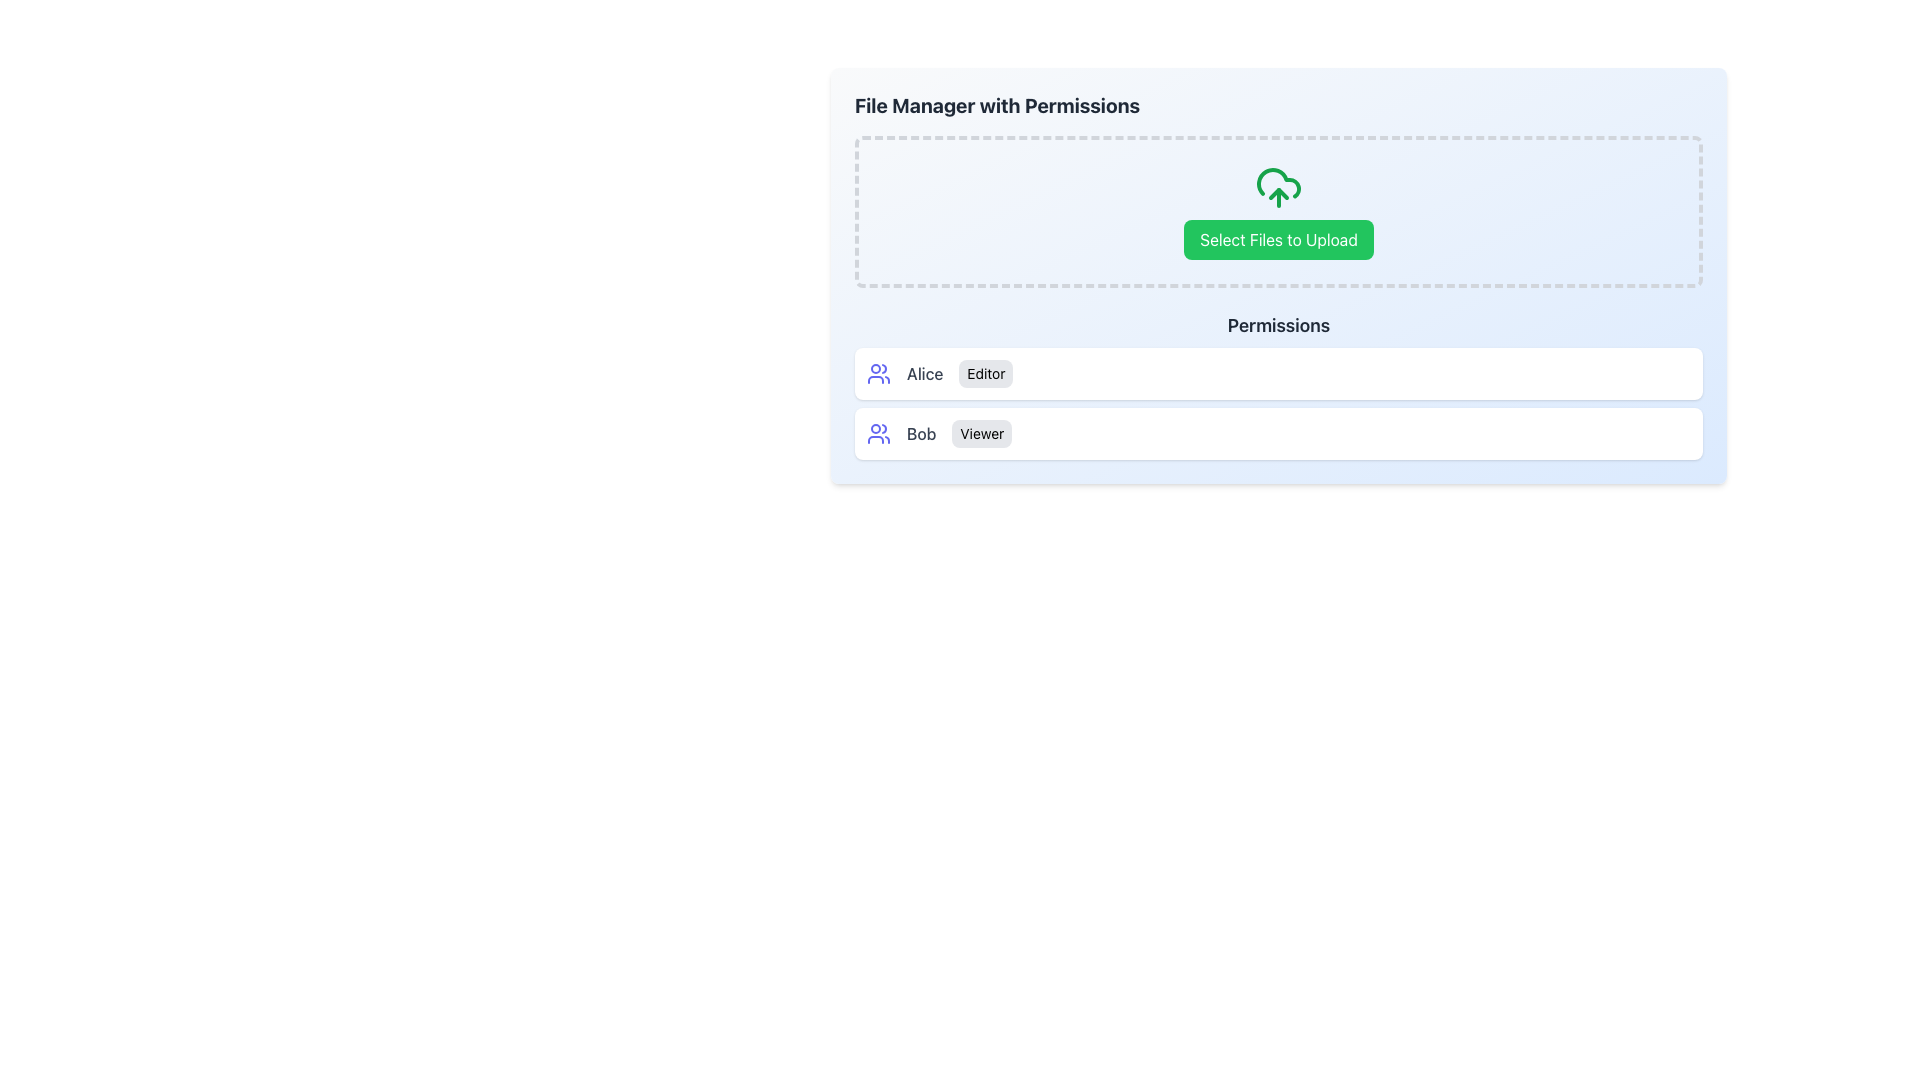  Describe the element at coordinates (1277, 433) in the screenshot. I see `the role badge for the user 'Bob' identified in the user role assignment display, which is located in the permissions section below 'Alice Editor'` at that location.